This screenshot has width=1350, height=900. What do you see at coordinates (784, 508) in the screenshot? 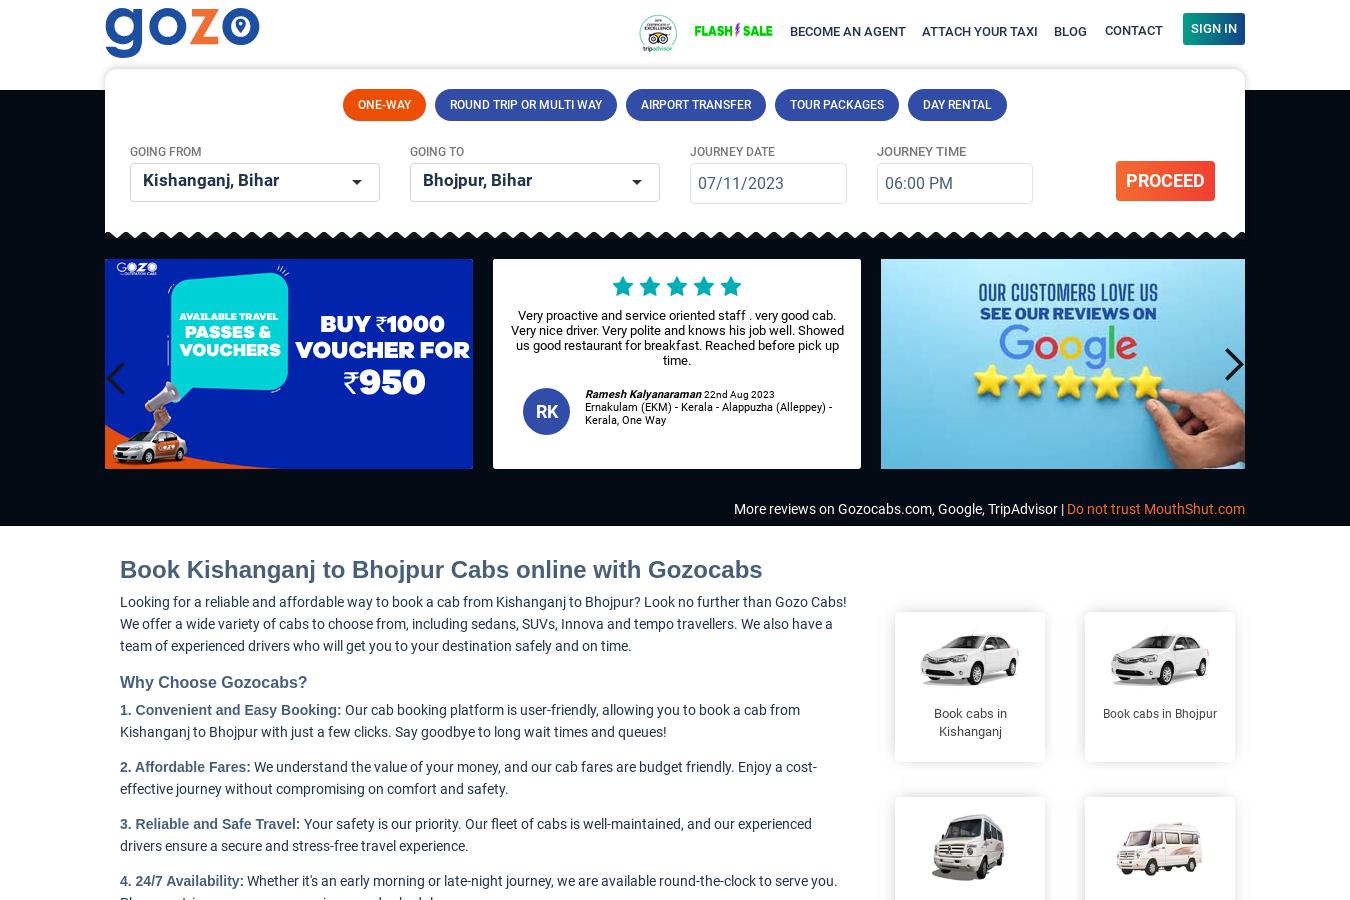
I see `'More reviews on'` at bounding box center [784, 508].